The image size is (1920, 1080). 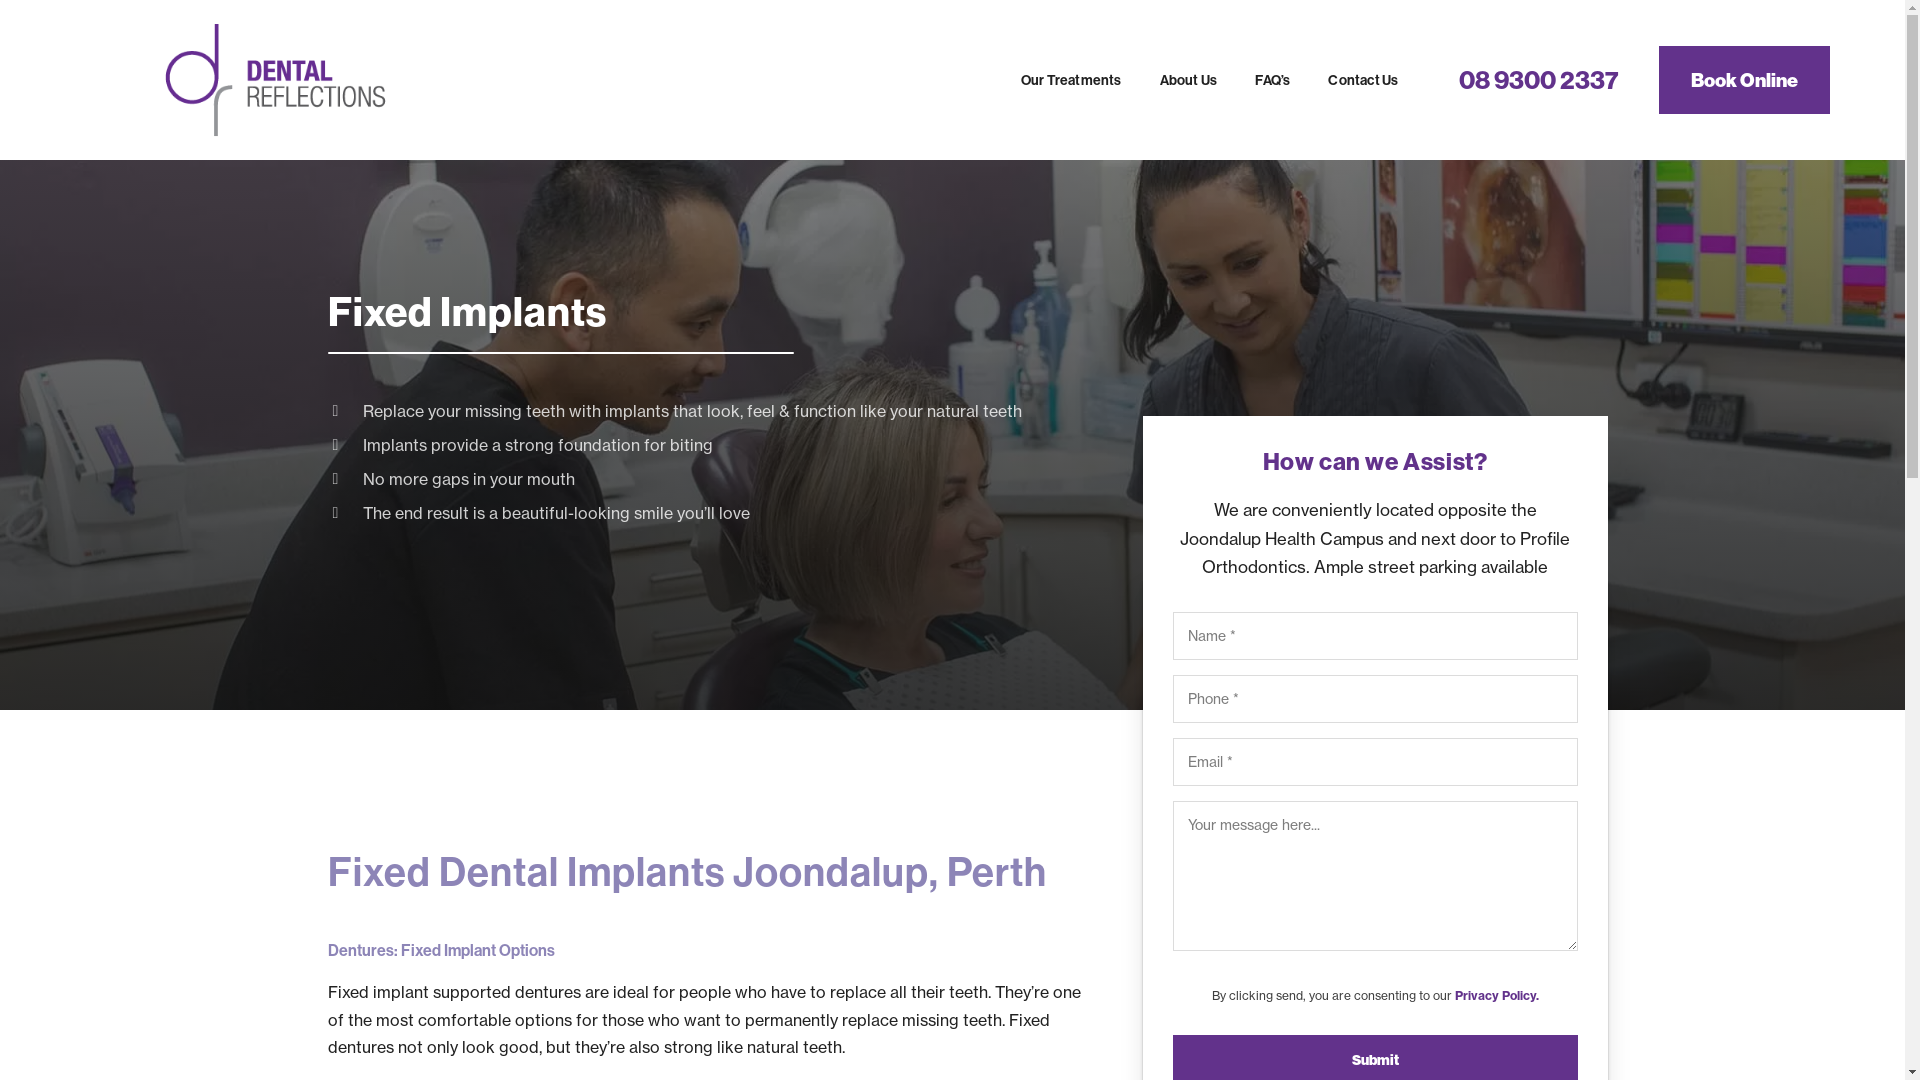 What do you see at coordinates (1362, 79) in the screenshot?
I see `'Contact Us'` at bounding box center [1362, 79].